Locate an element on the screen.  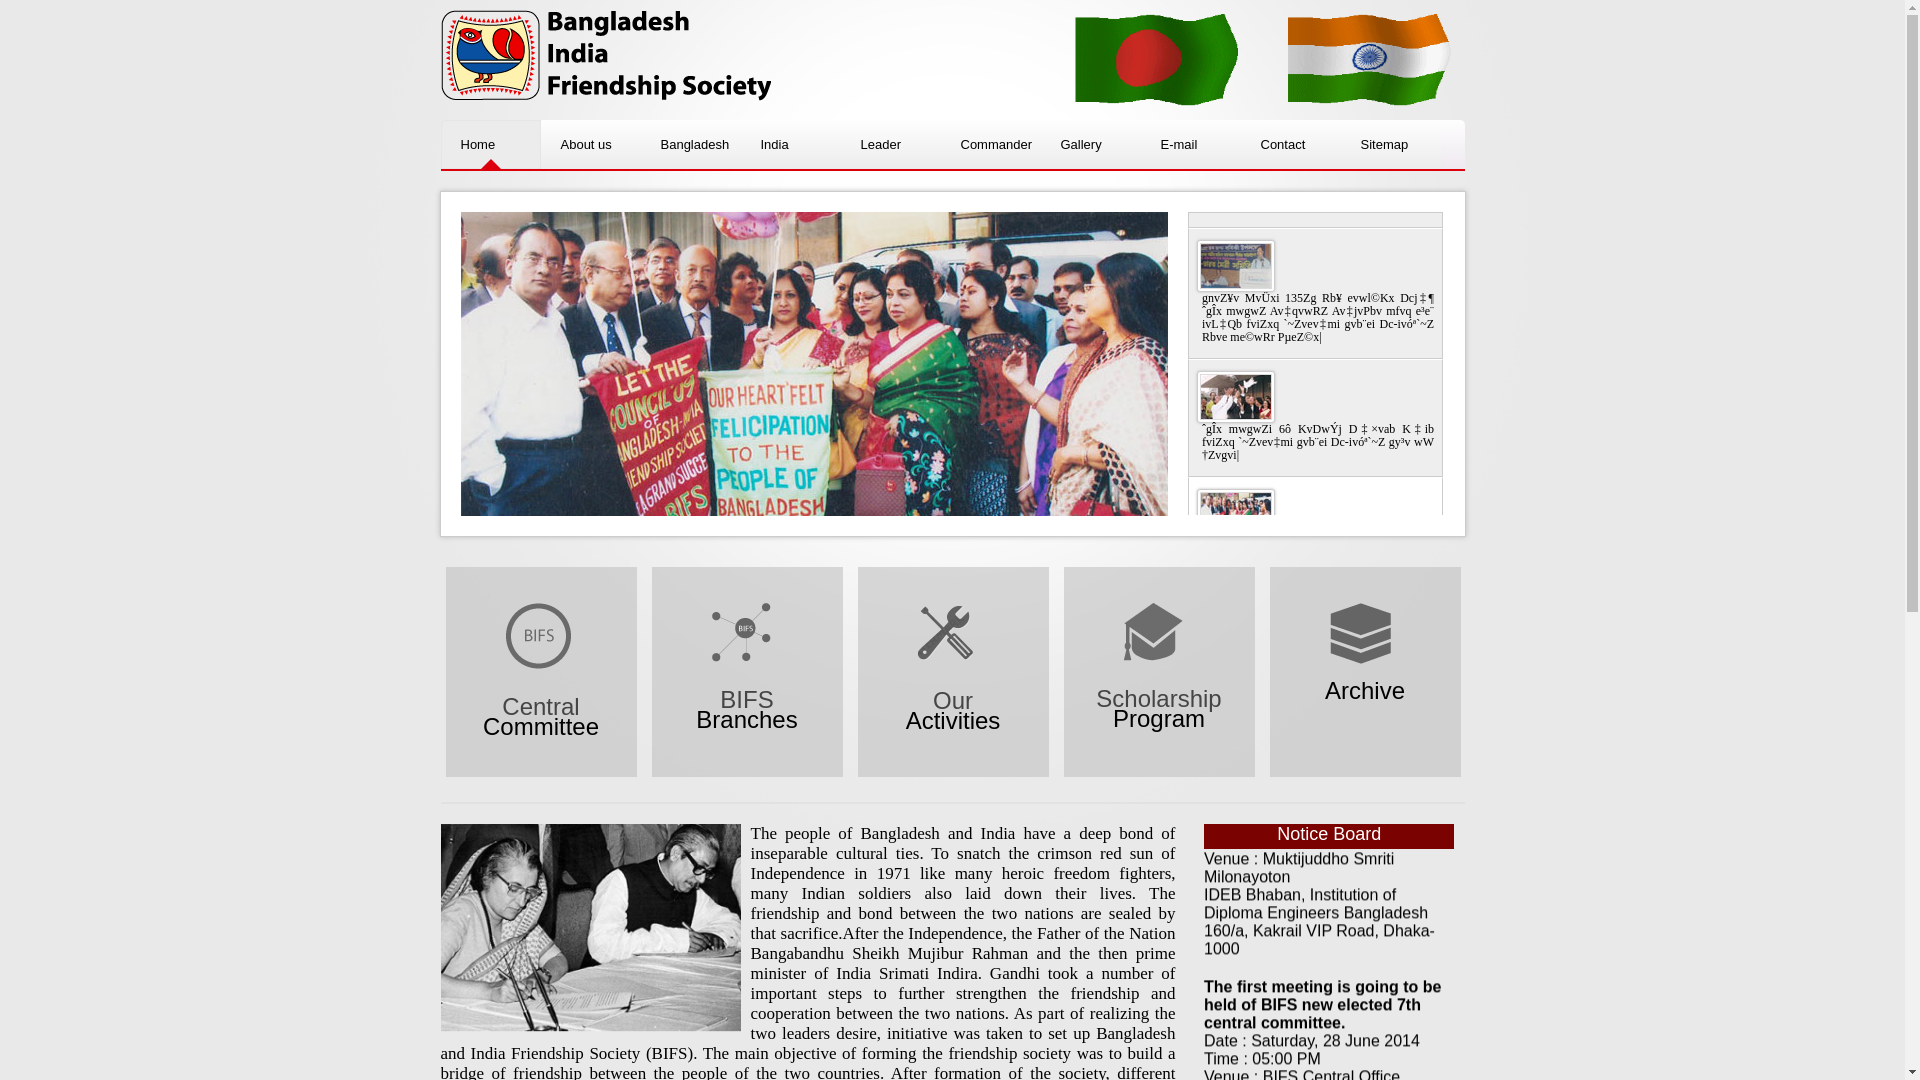
'Contact' is located at coordinates (1290, 143).